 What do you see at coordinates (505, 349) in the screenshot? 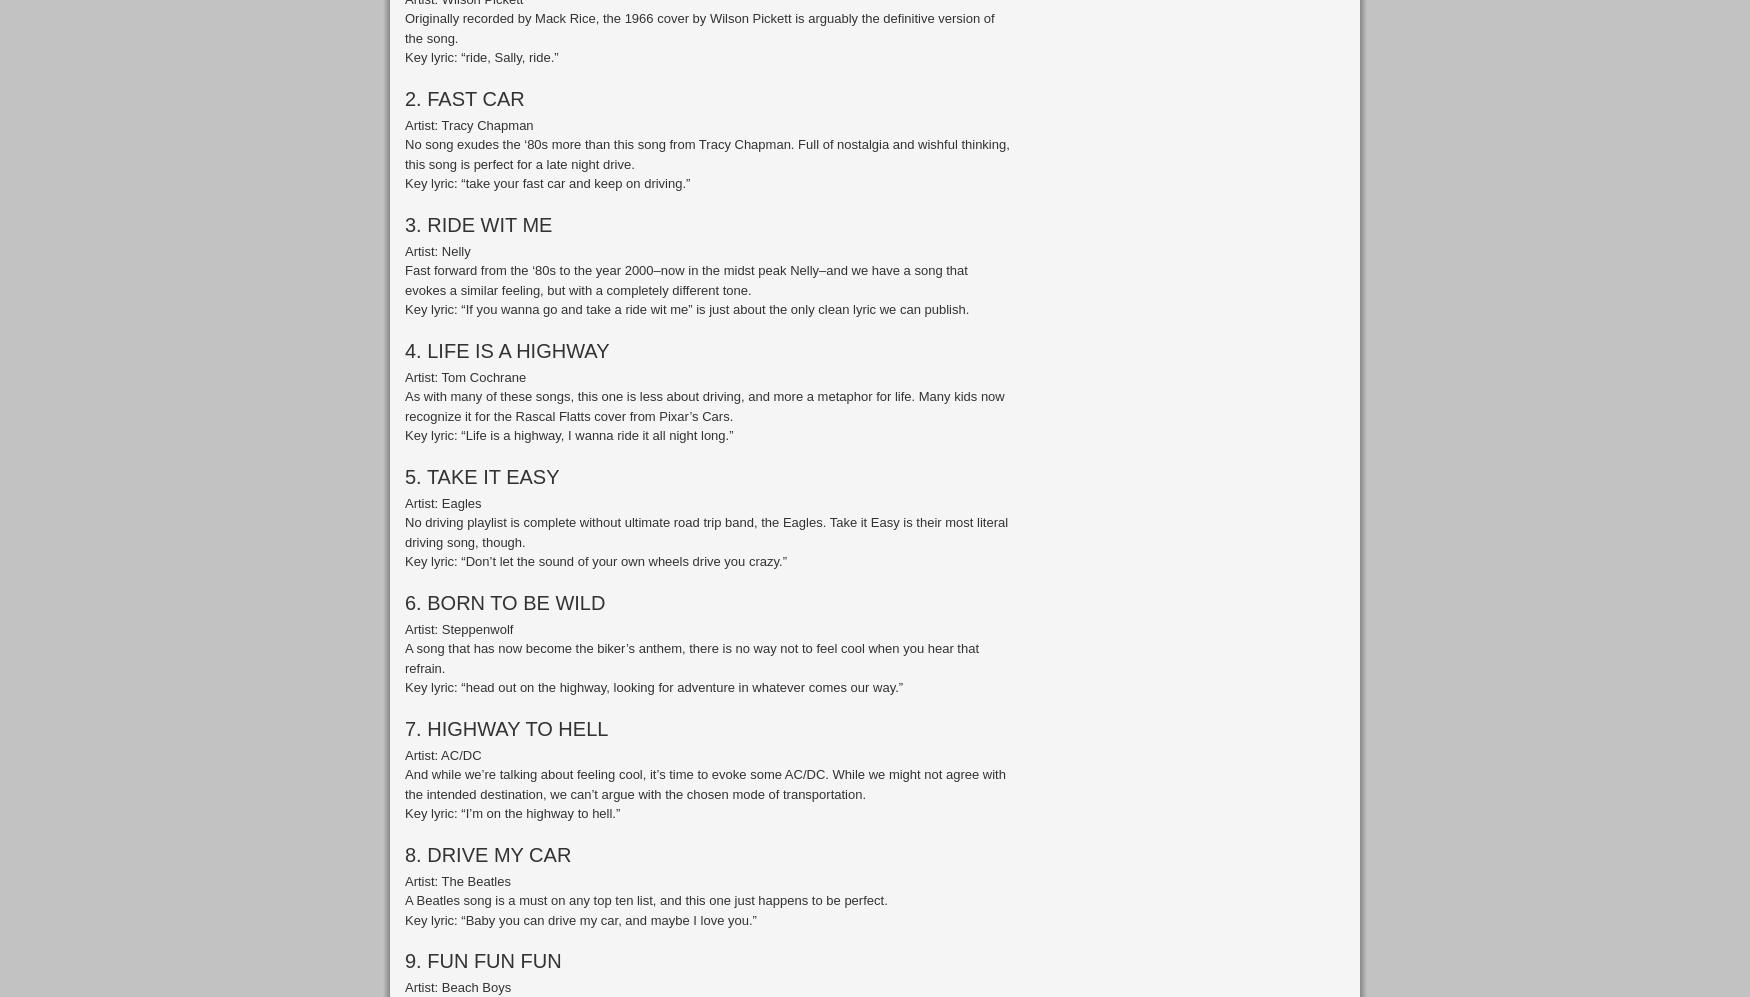
I see `'4. life is a highway'` at bounding box center [505, 349].